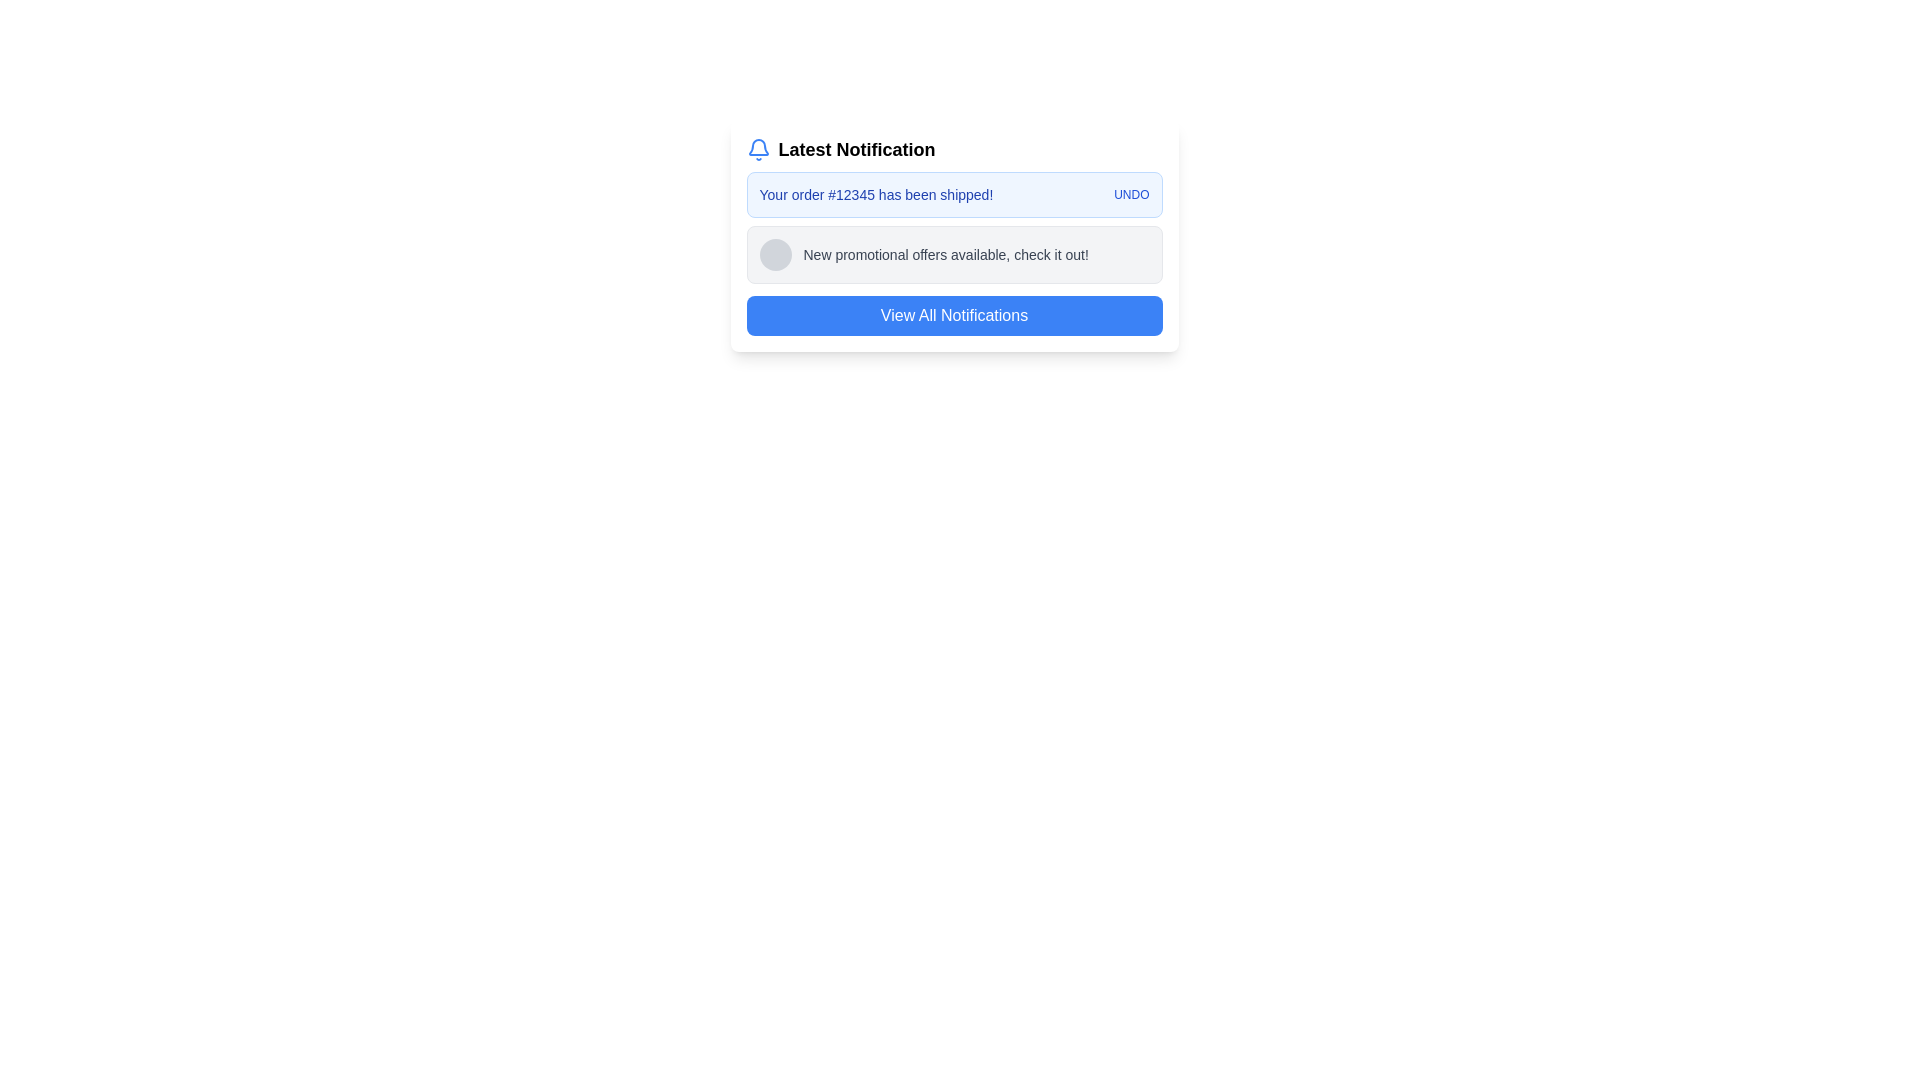  What do you see at coordinates (857, 149) in the screenshot?
I see `the 'Latest Notification' text label located in the notification panel, adjacent to the blue notification bell icon` at bounding box center [857, 149].